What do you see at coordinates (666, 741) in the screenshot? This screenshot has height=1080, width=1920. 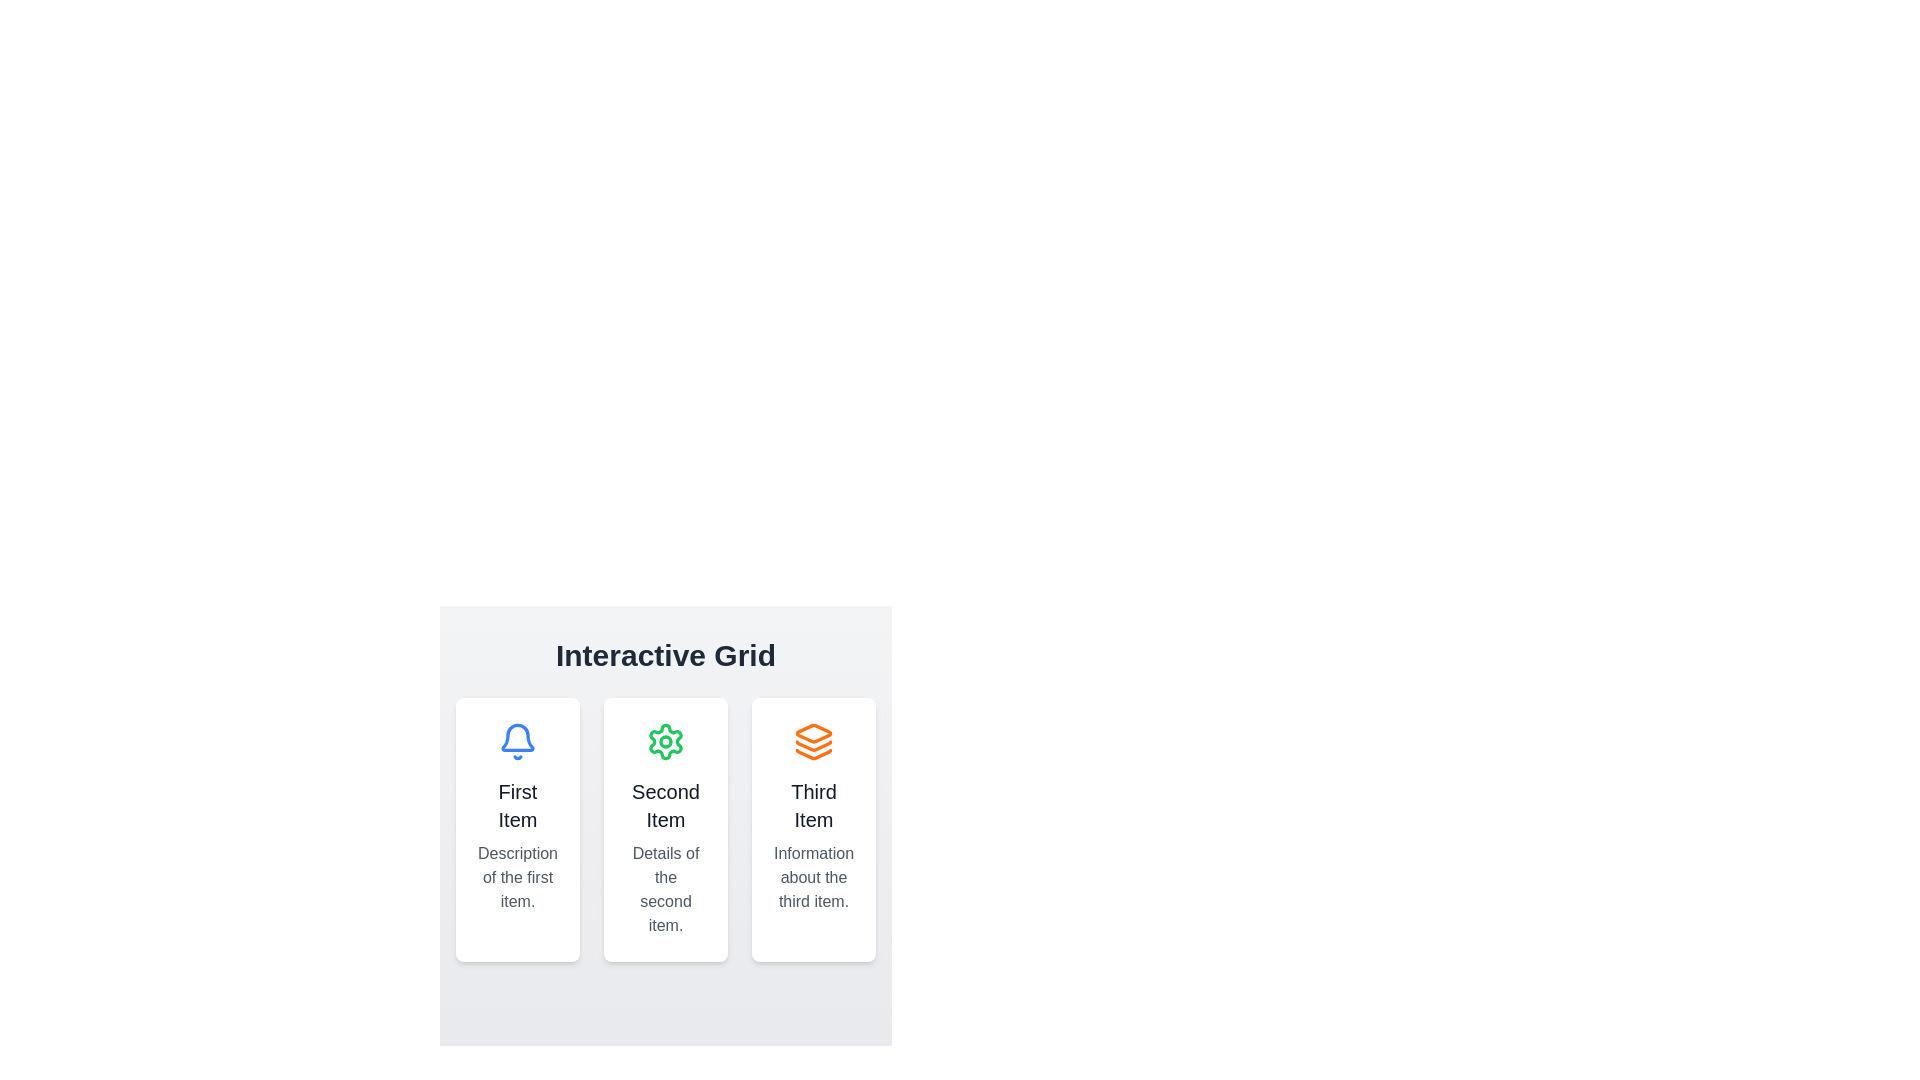 I see `the settings icon located at the center-top of the card labeled 'Second Item' in the horizontal list of cards` at bounding box center [666, 741].